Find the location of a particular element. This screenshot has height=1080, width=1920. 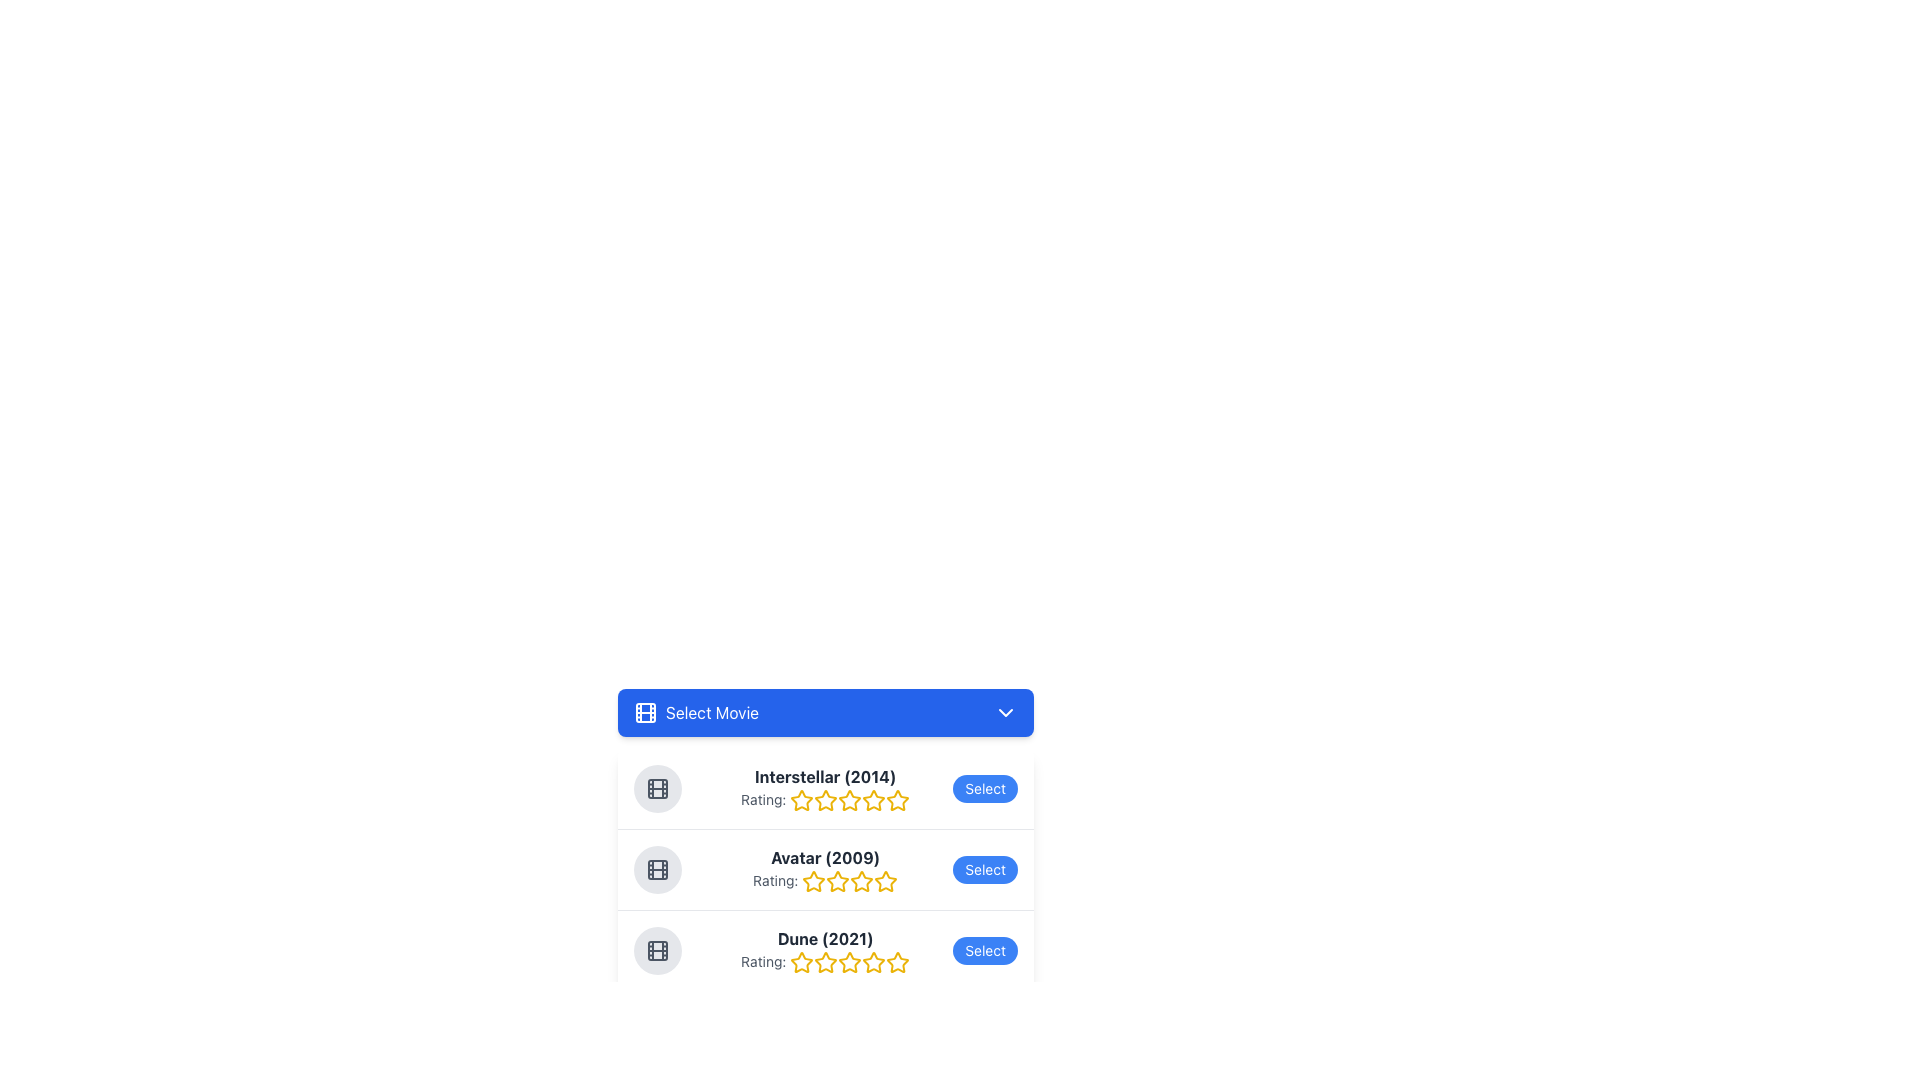

the film icon representing 'Interstellar (2014) Rating:' located at the leftmost section of the row is located at coordinates (657, 788).